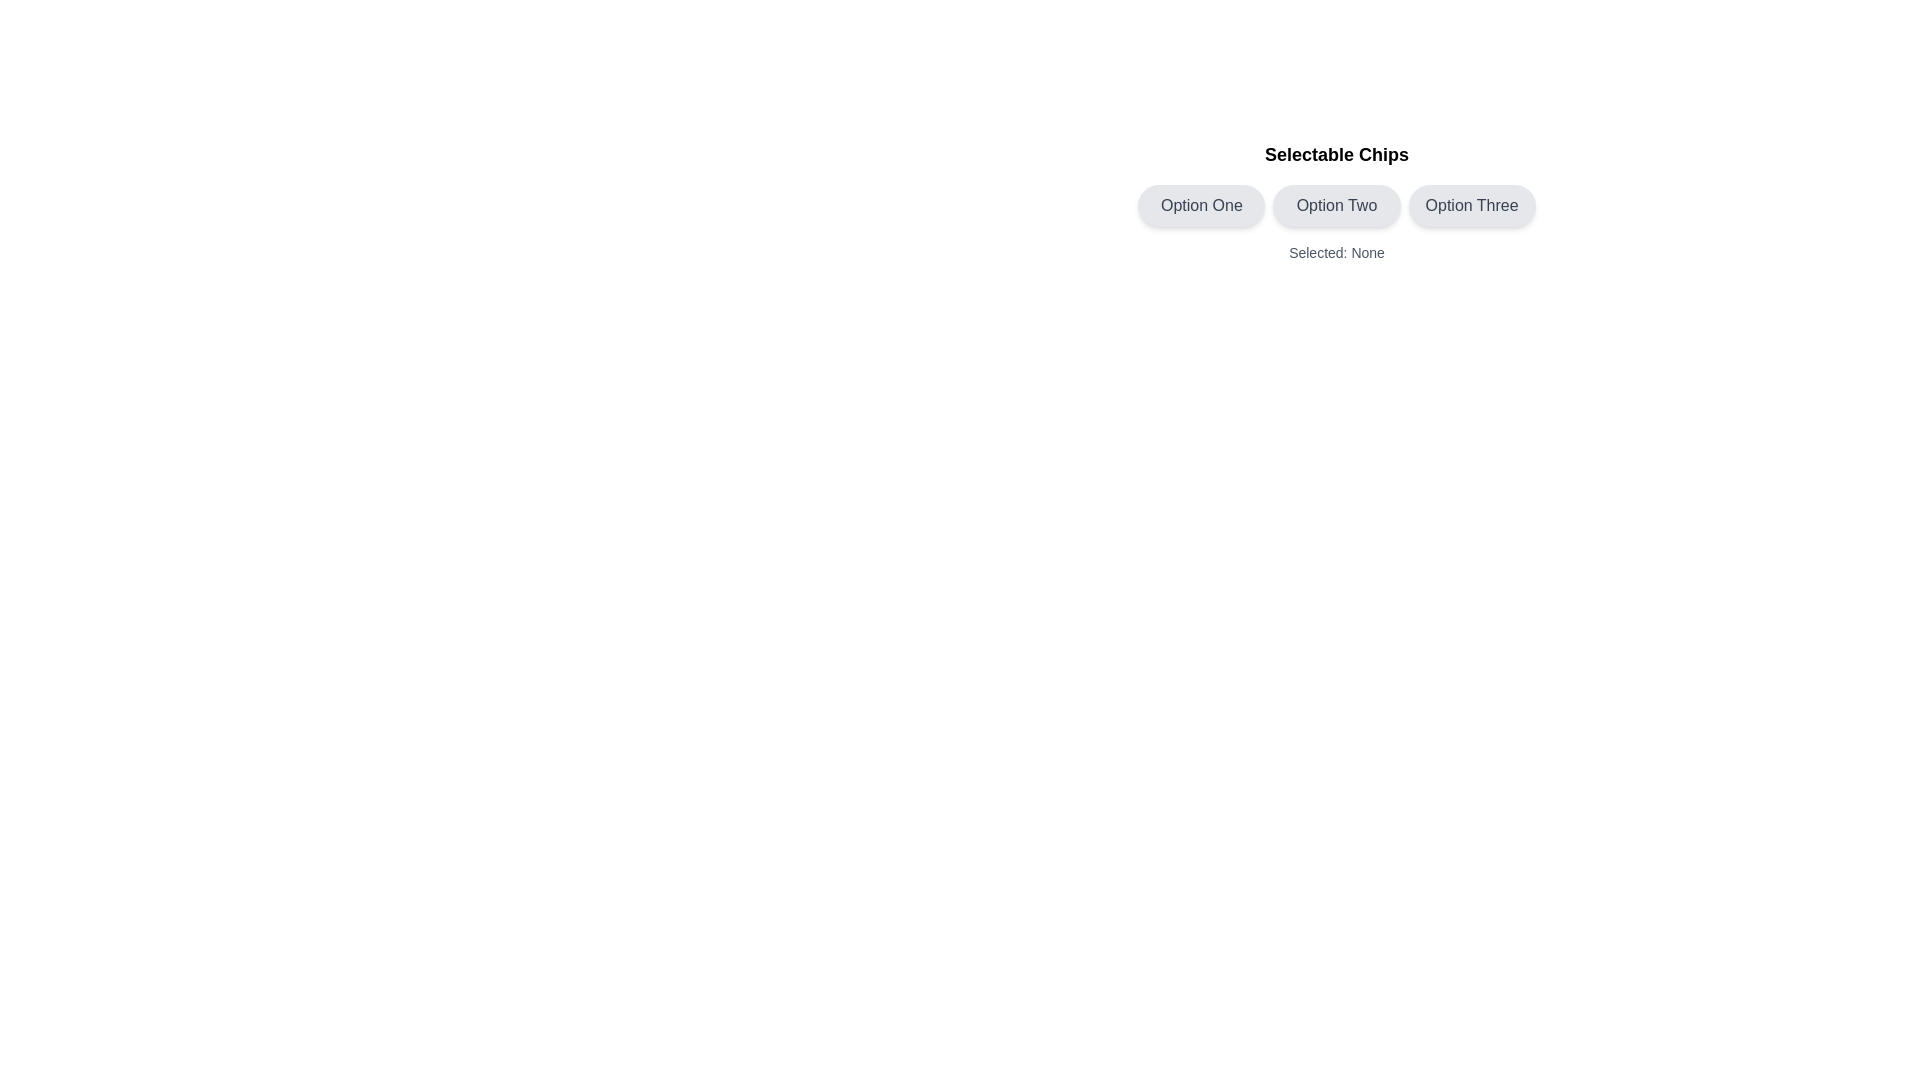 This screenshot has width=1920, height=1080. Describe the element at coordinates (1336, 205) in the screenshot. I see `the text label 'Option Two' within the interactive button component, which is the middle chip in a row of three options` at that location.